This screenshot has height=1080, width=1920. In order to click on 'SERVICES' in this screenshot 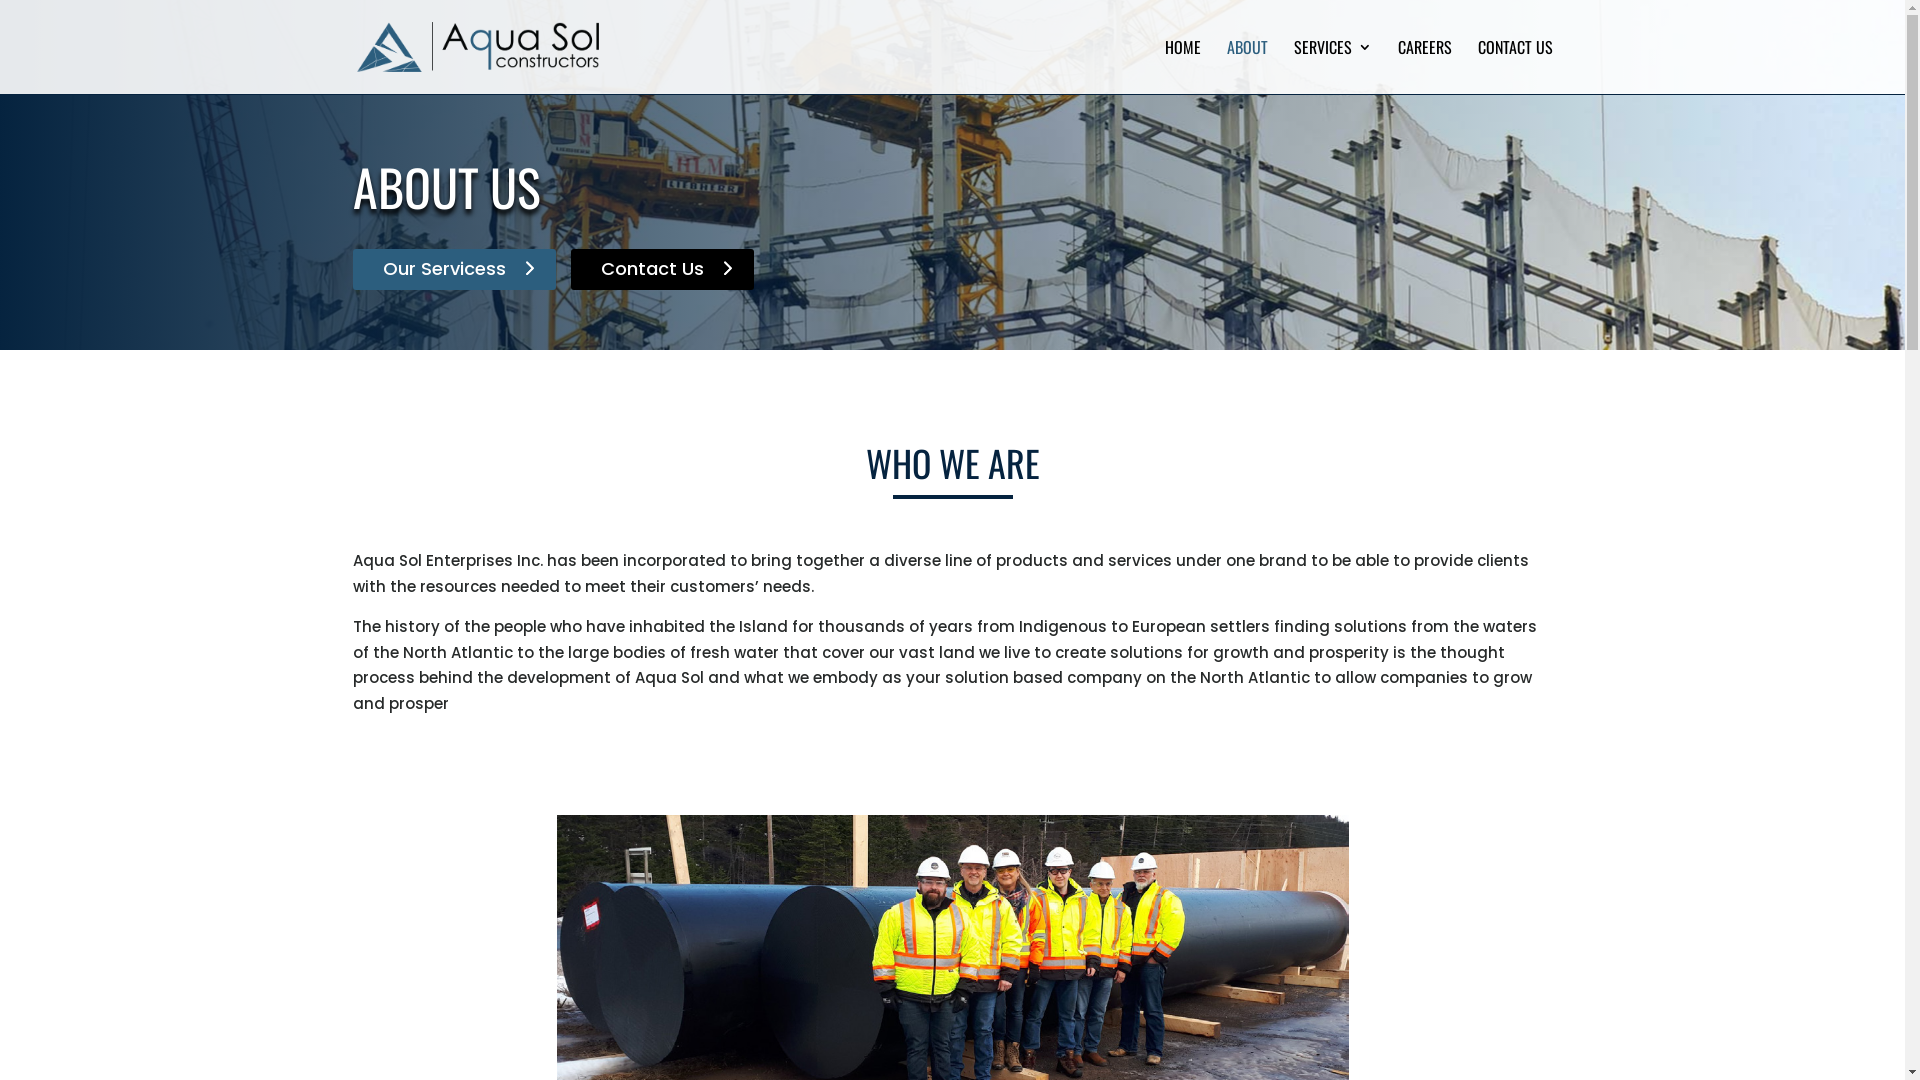, I will do `click(1333, 65)`.